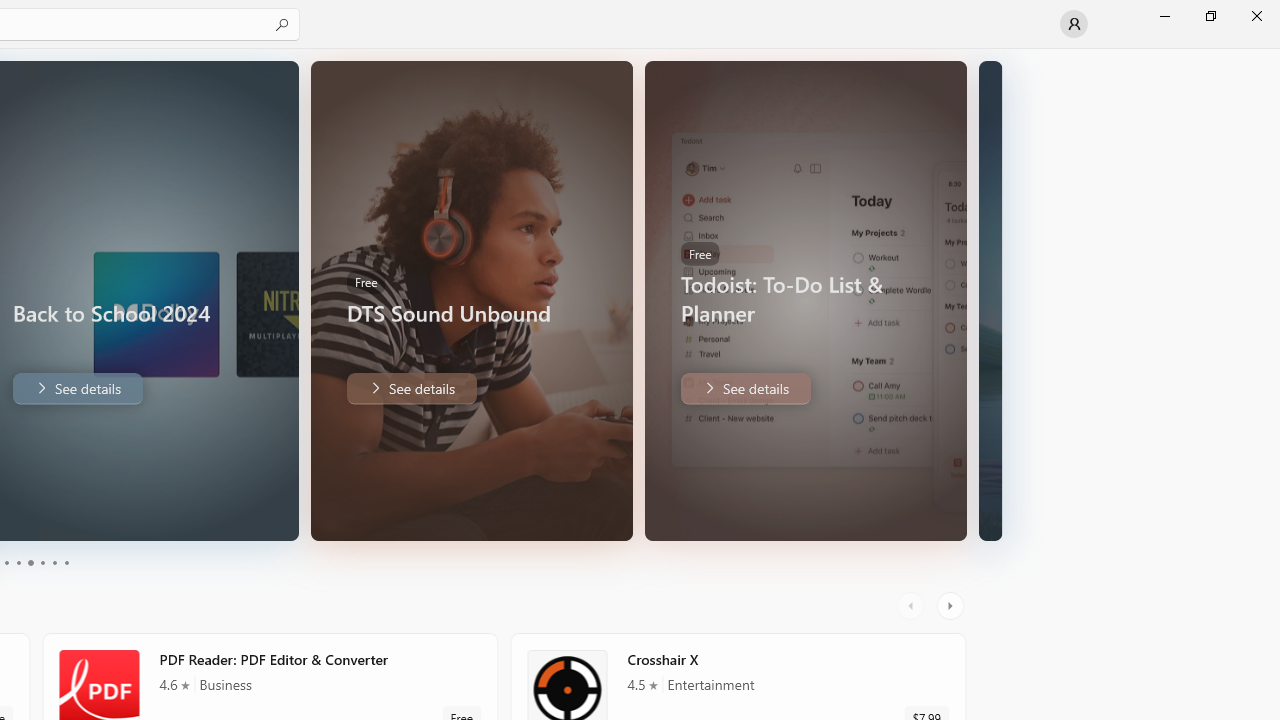 This screenshot has width=1280, height=720. What do you see at coordinates (951, 605) in the screenshot?
I see `'AutomationID: RightScrollButton'` at bounding box center [951, 605].